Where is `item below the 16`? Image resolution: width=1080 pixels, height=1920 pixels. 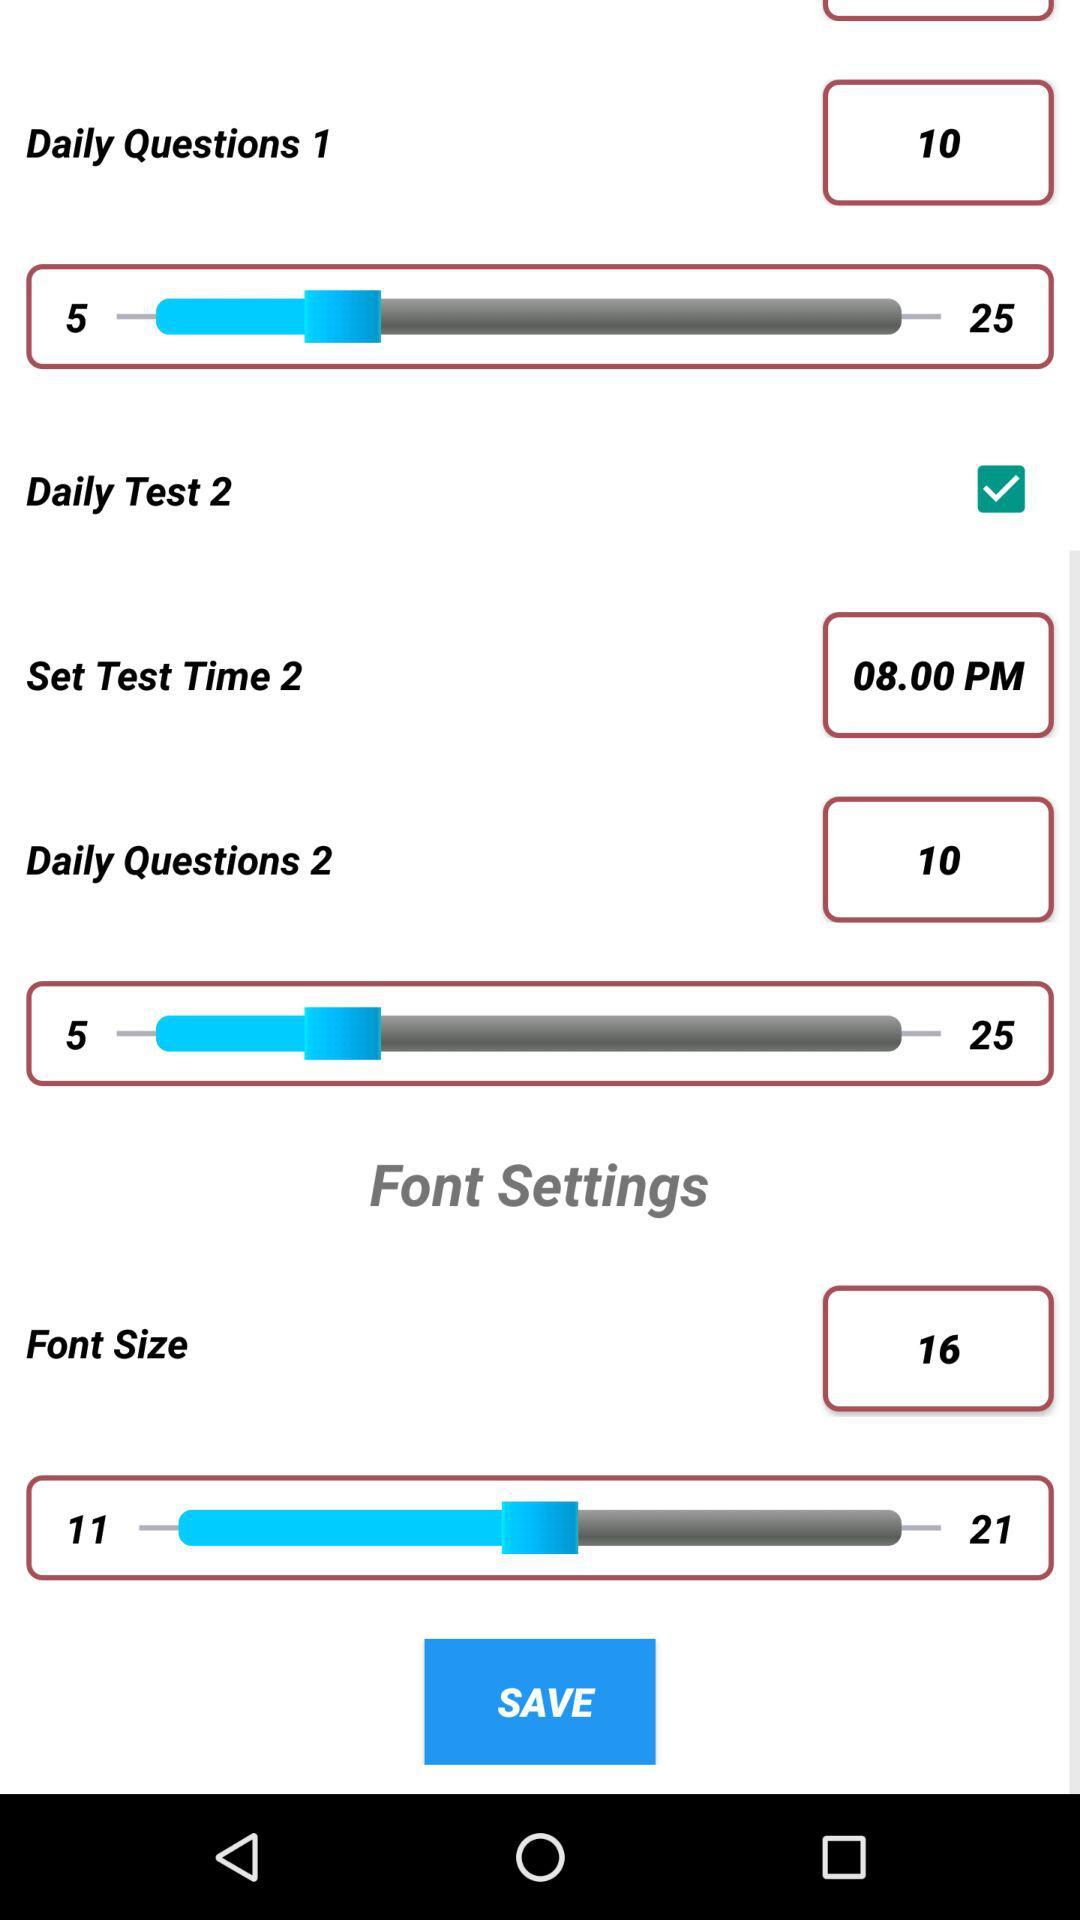
item below the 16 is located at coordinates (992, 1526).